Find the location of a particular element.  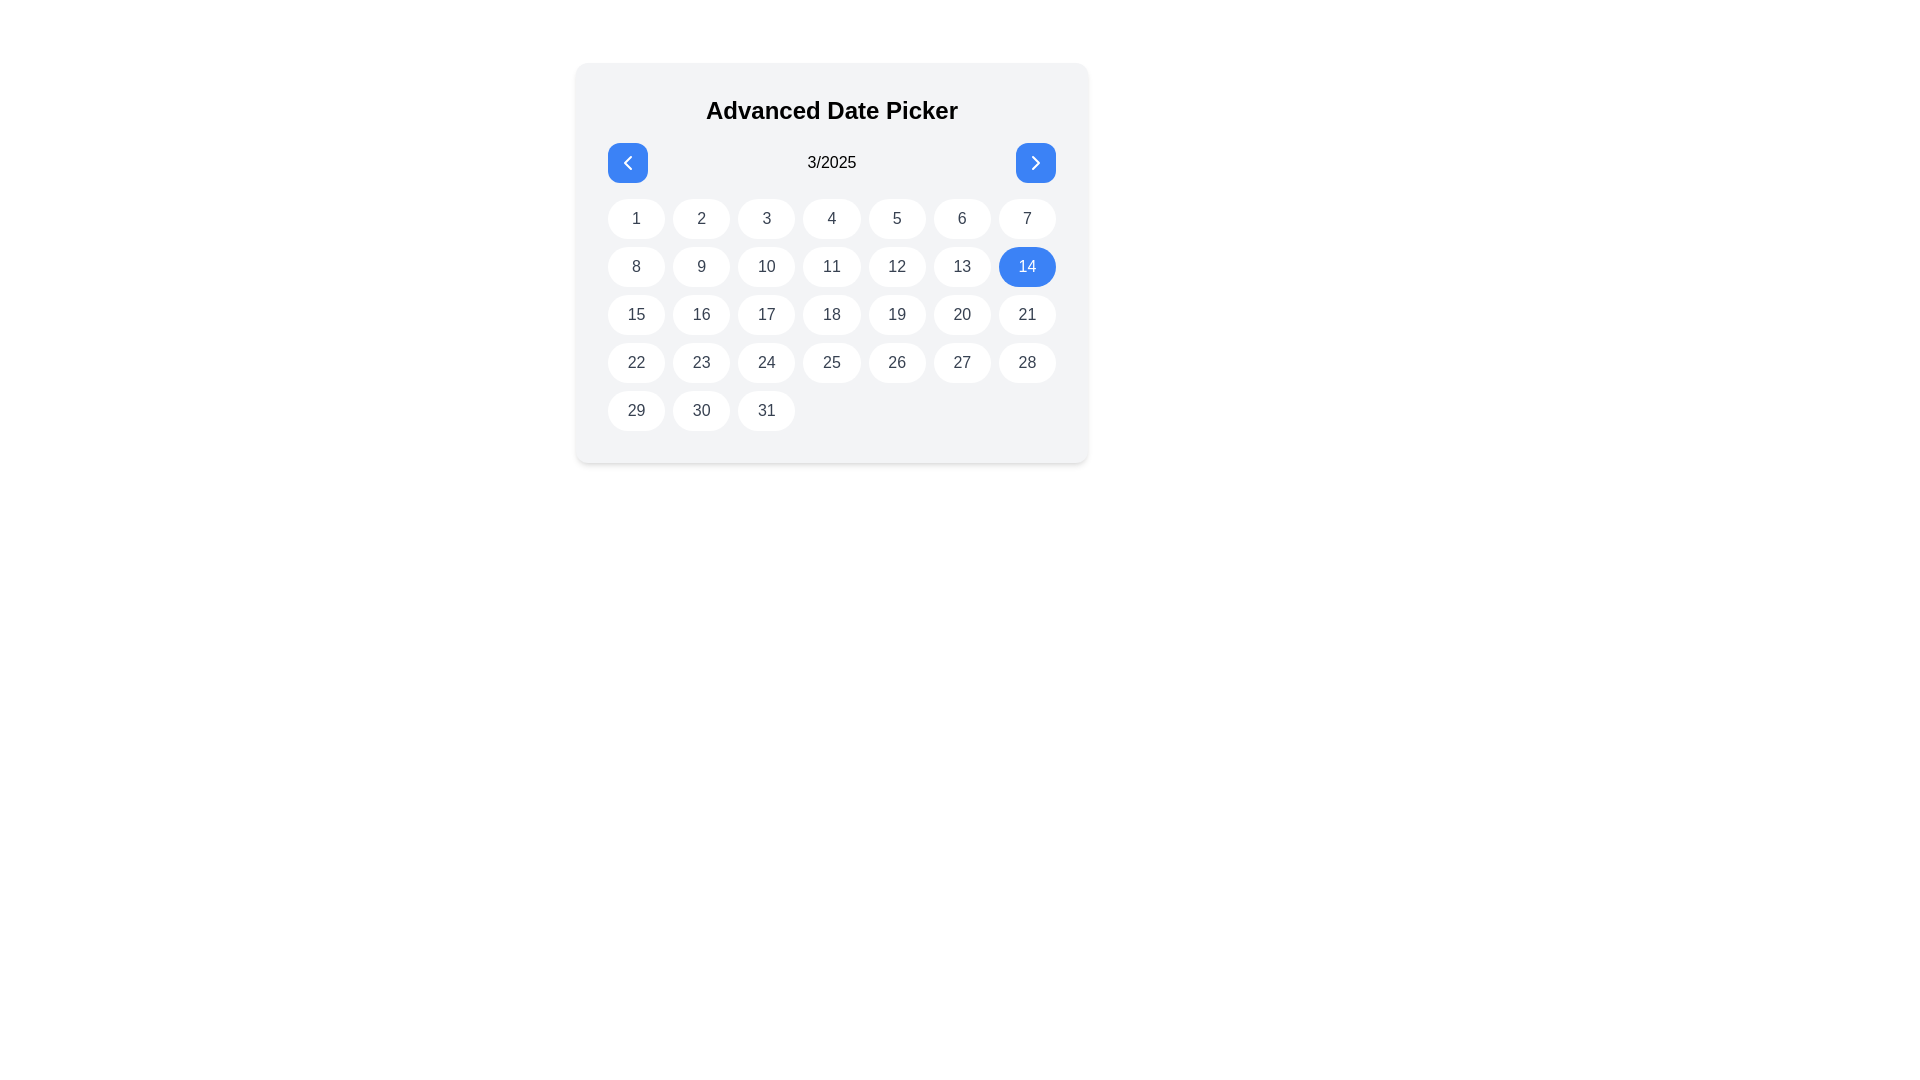

the interactive button representing the 14th day in the calendar is located at coordinates (1027, 265).